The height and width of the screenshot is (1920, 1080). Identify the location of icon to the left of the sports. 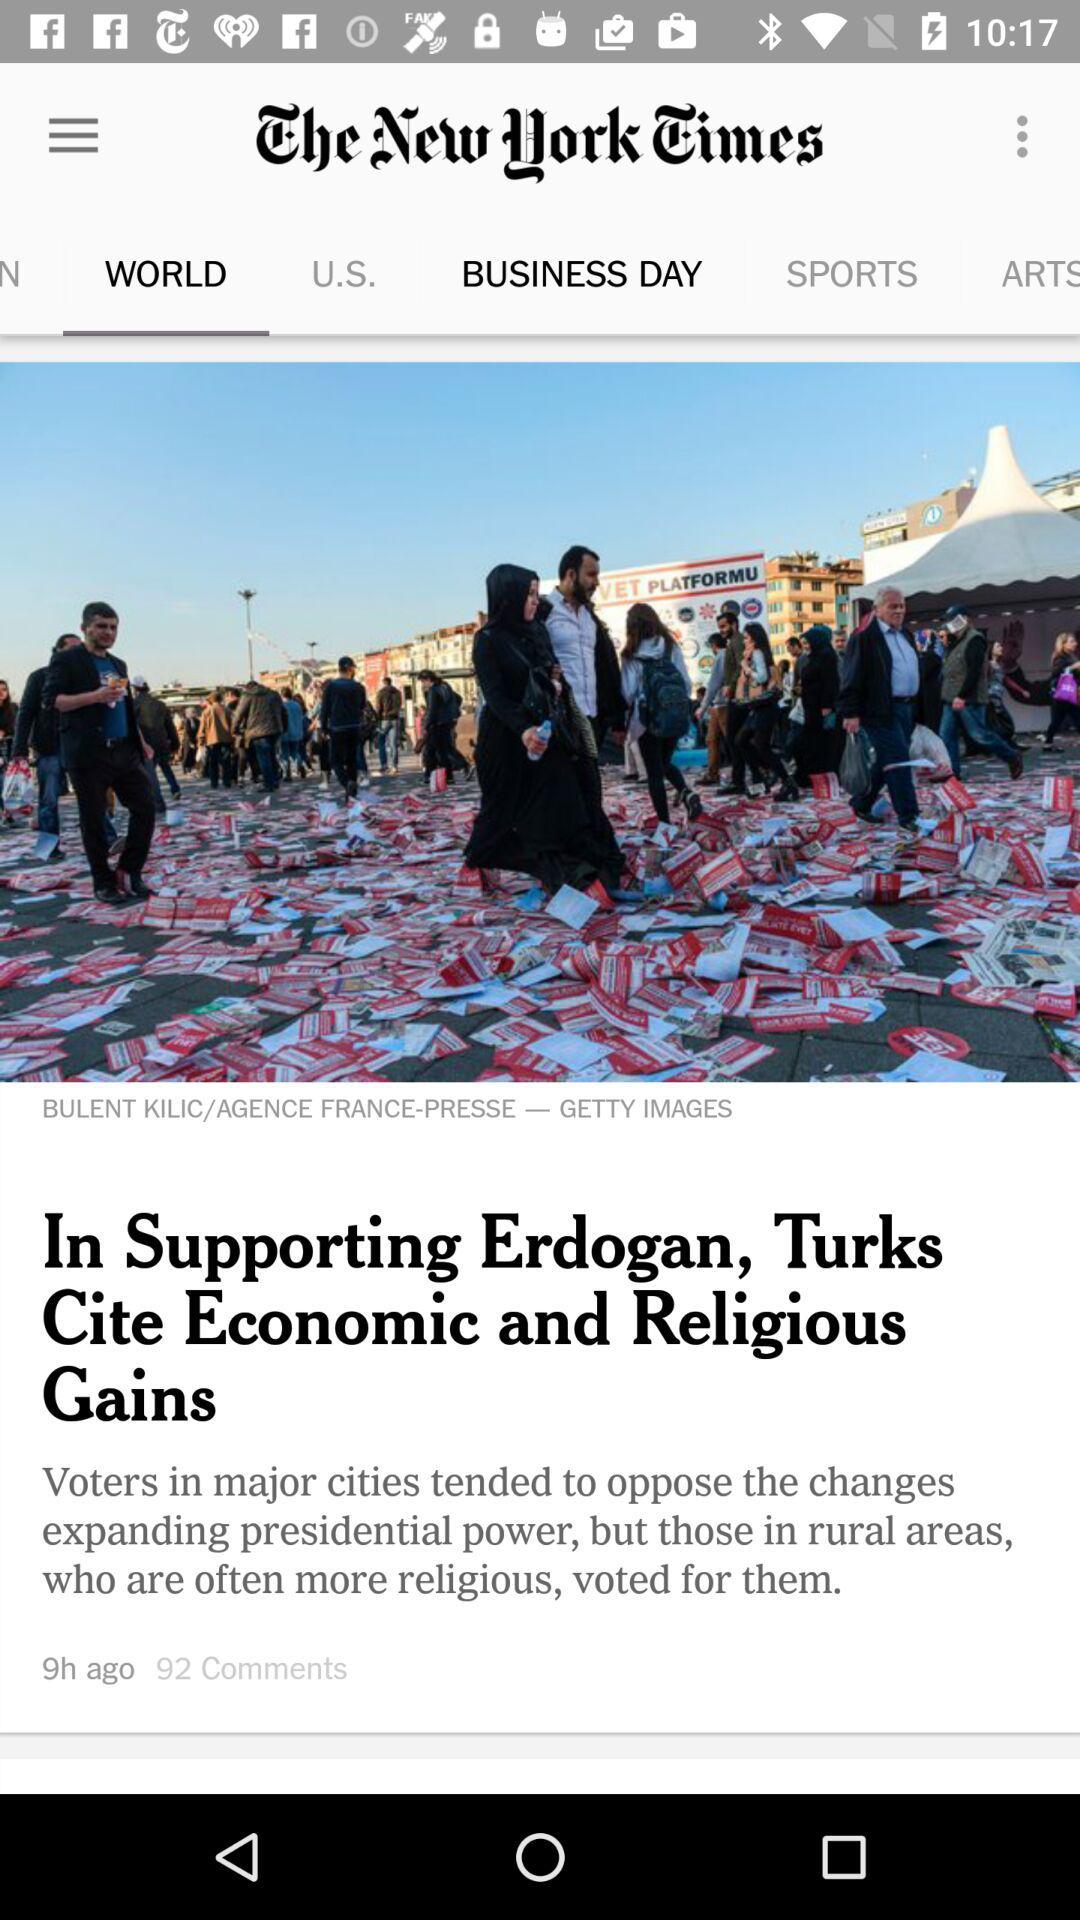
(529, 272).